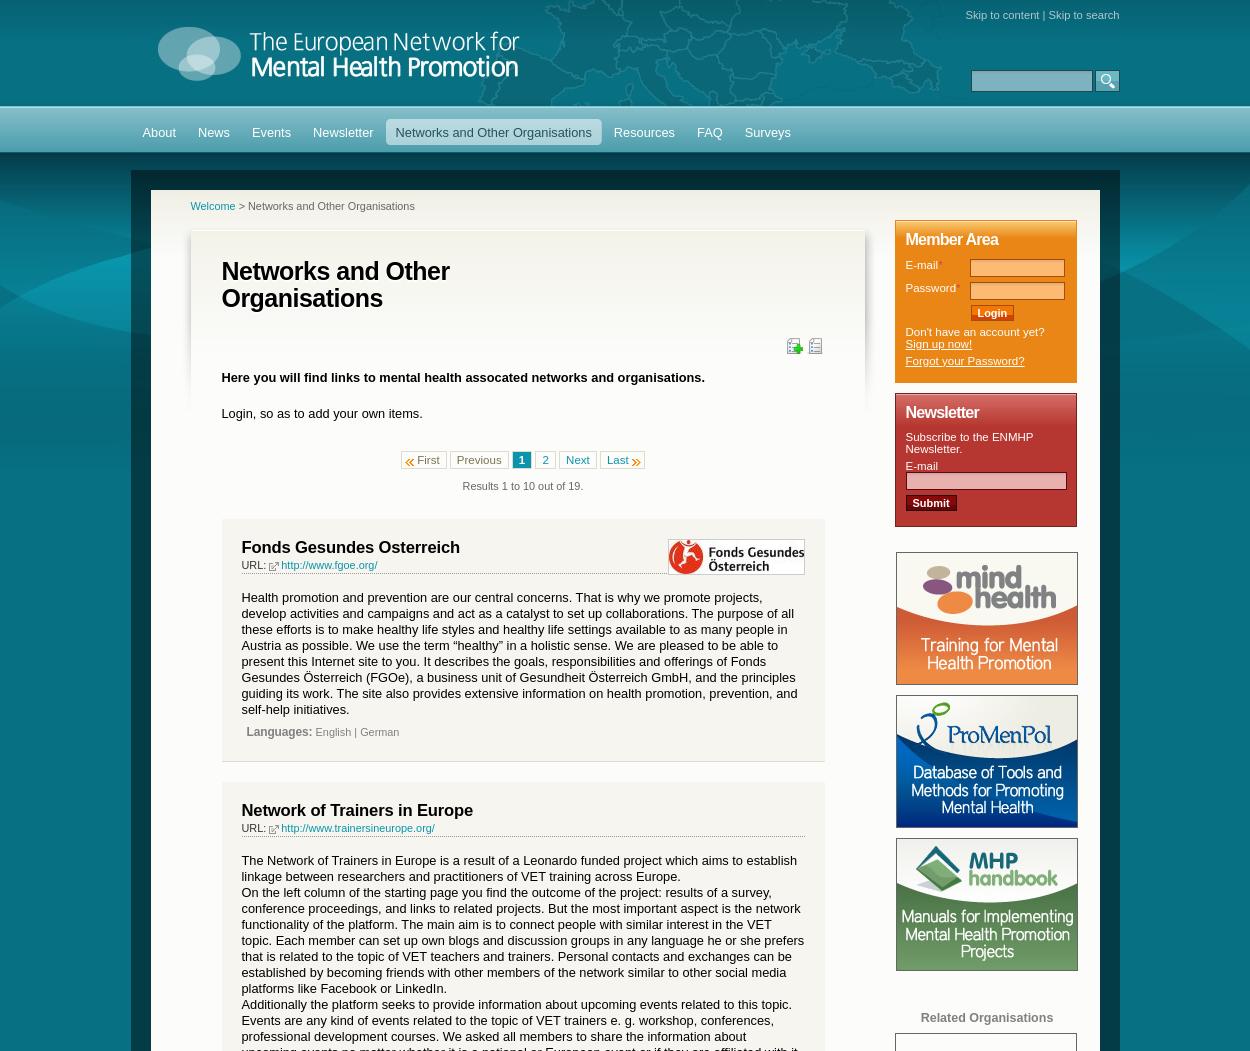 Image resolution: width=1250 pixels, height=1051 pixels. What do you see at coordinates (280, 730) in the screenshot?
I see `'Languages:'` at bounding box center [280, 730].